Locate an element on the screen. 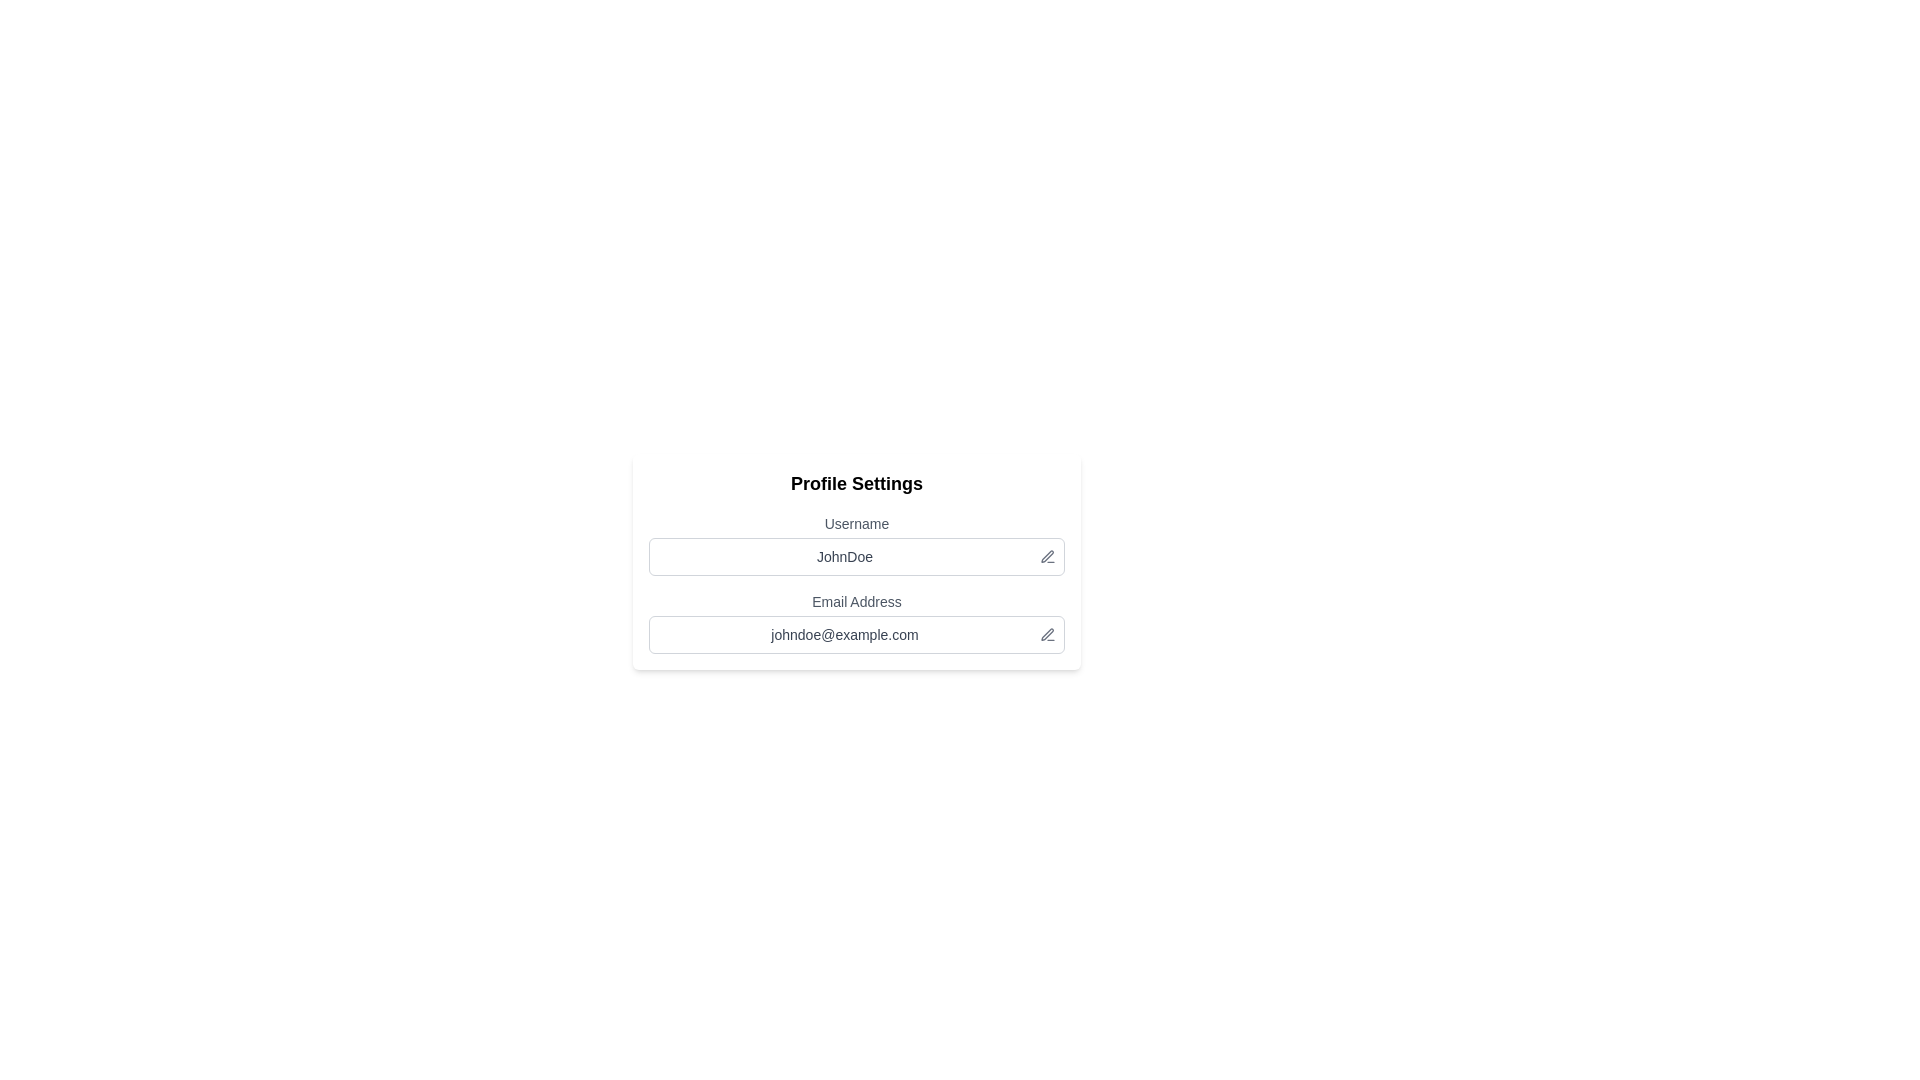 The height and width of the screenshot is (1080, 1920). the pen icon located in the right section of the 'Email Address' input field is located at coordinates (1046, 634).